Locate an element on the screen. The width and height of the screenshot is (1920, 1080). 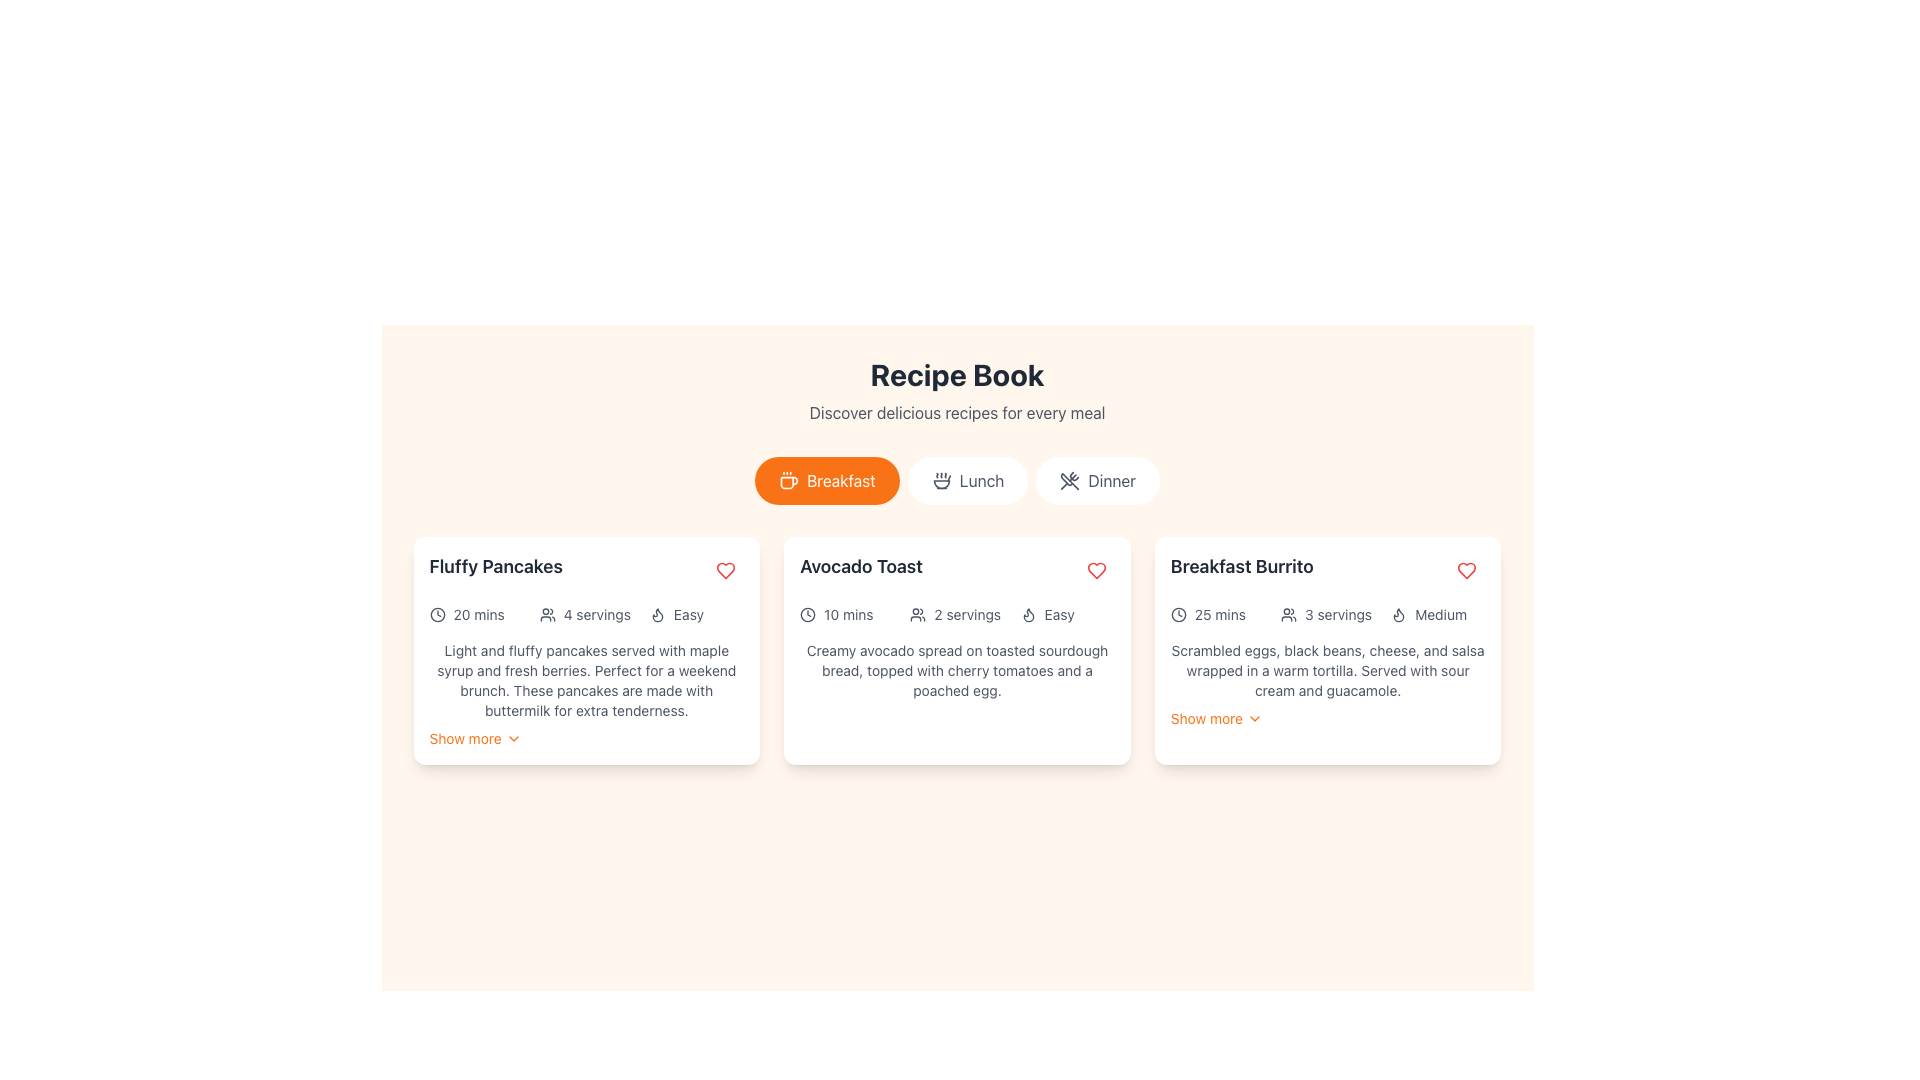
the user icon, which is a simplified wireframe illustration of two overlapping circles, located to the left of the text '3 servings' in the UI of the 'Breakfast Burrito' card is located at coordinates (1289, 613).